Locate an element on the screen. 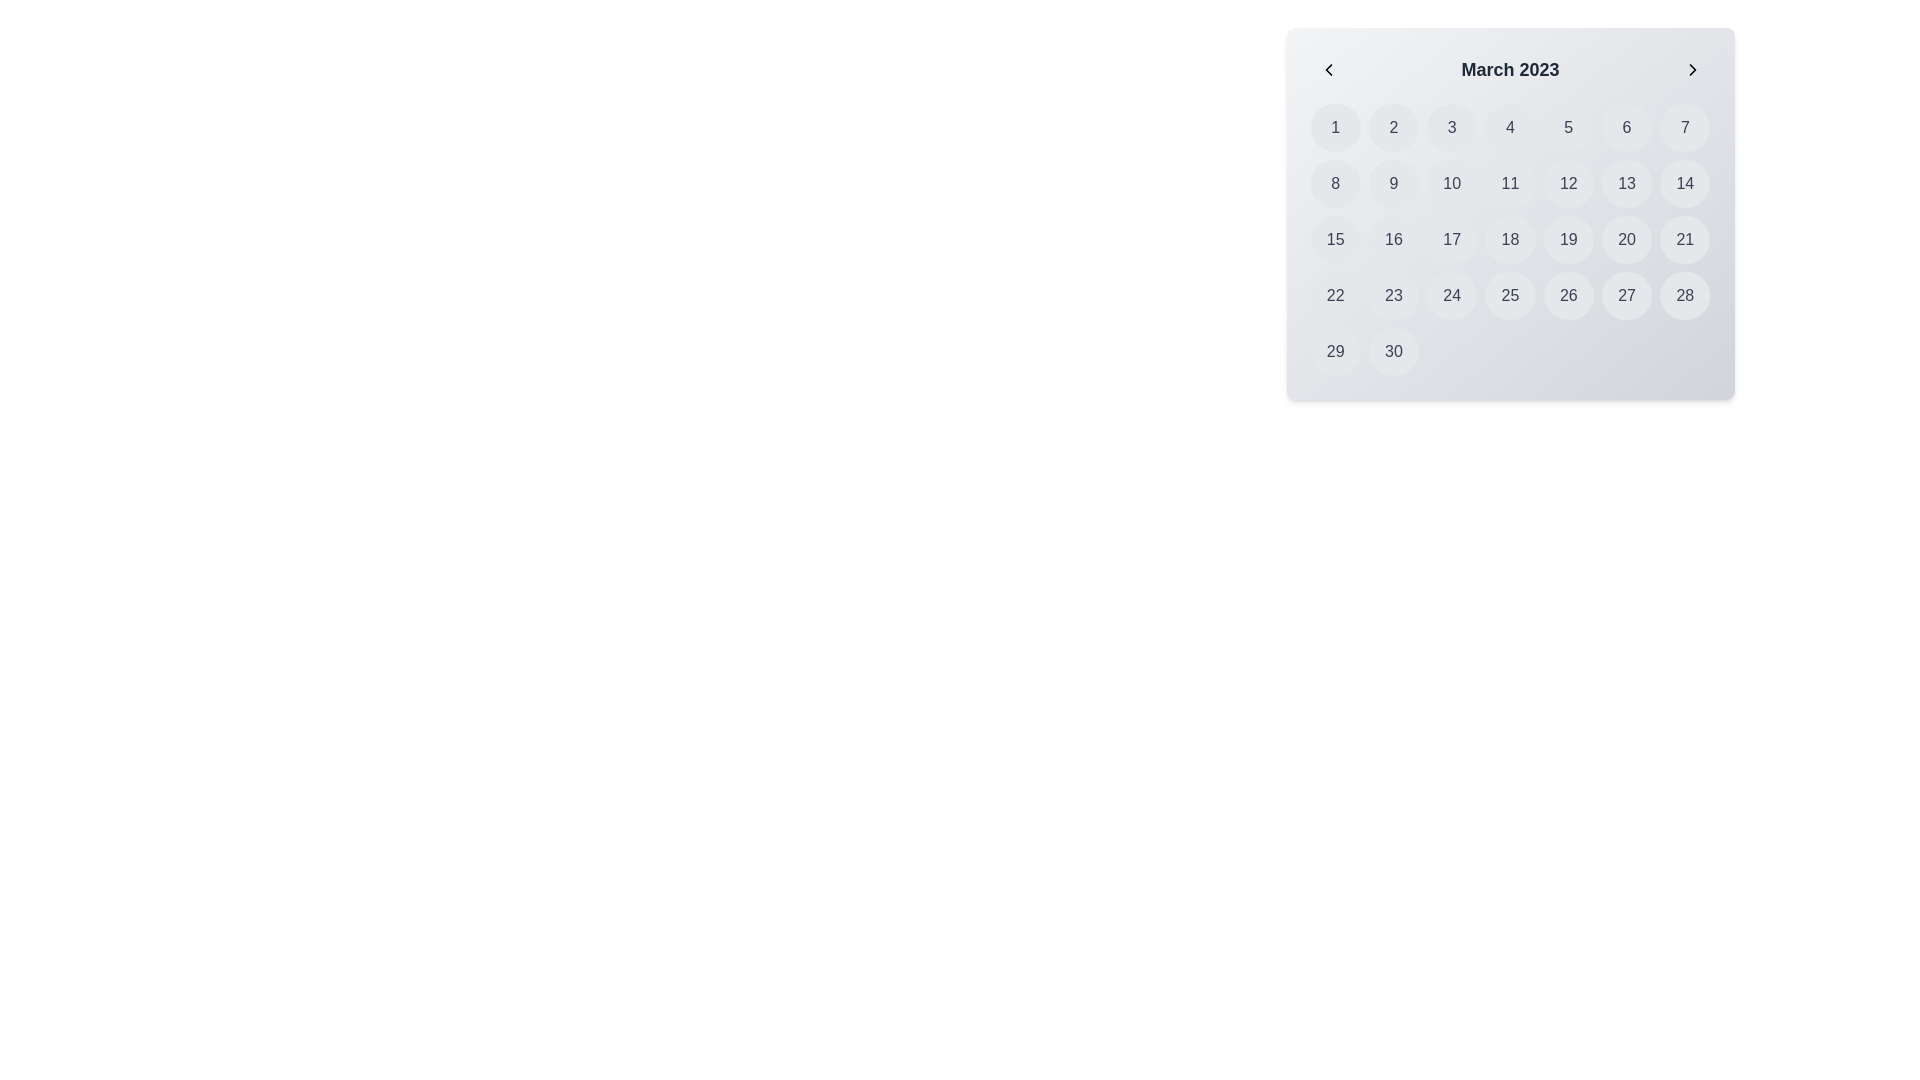 The image size is (1920, 1080). the date button in the date selection grid to trigger a visual color change, indicating interactivity is located at coordinates (1510, 238).